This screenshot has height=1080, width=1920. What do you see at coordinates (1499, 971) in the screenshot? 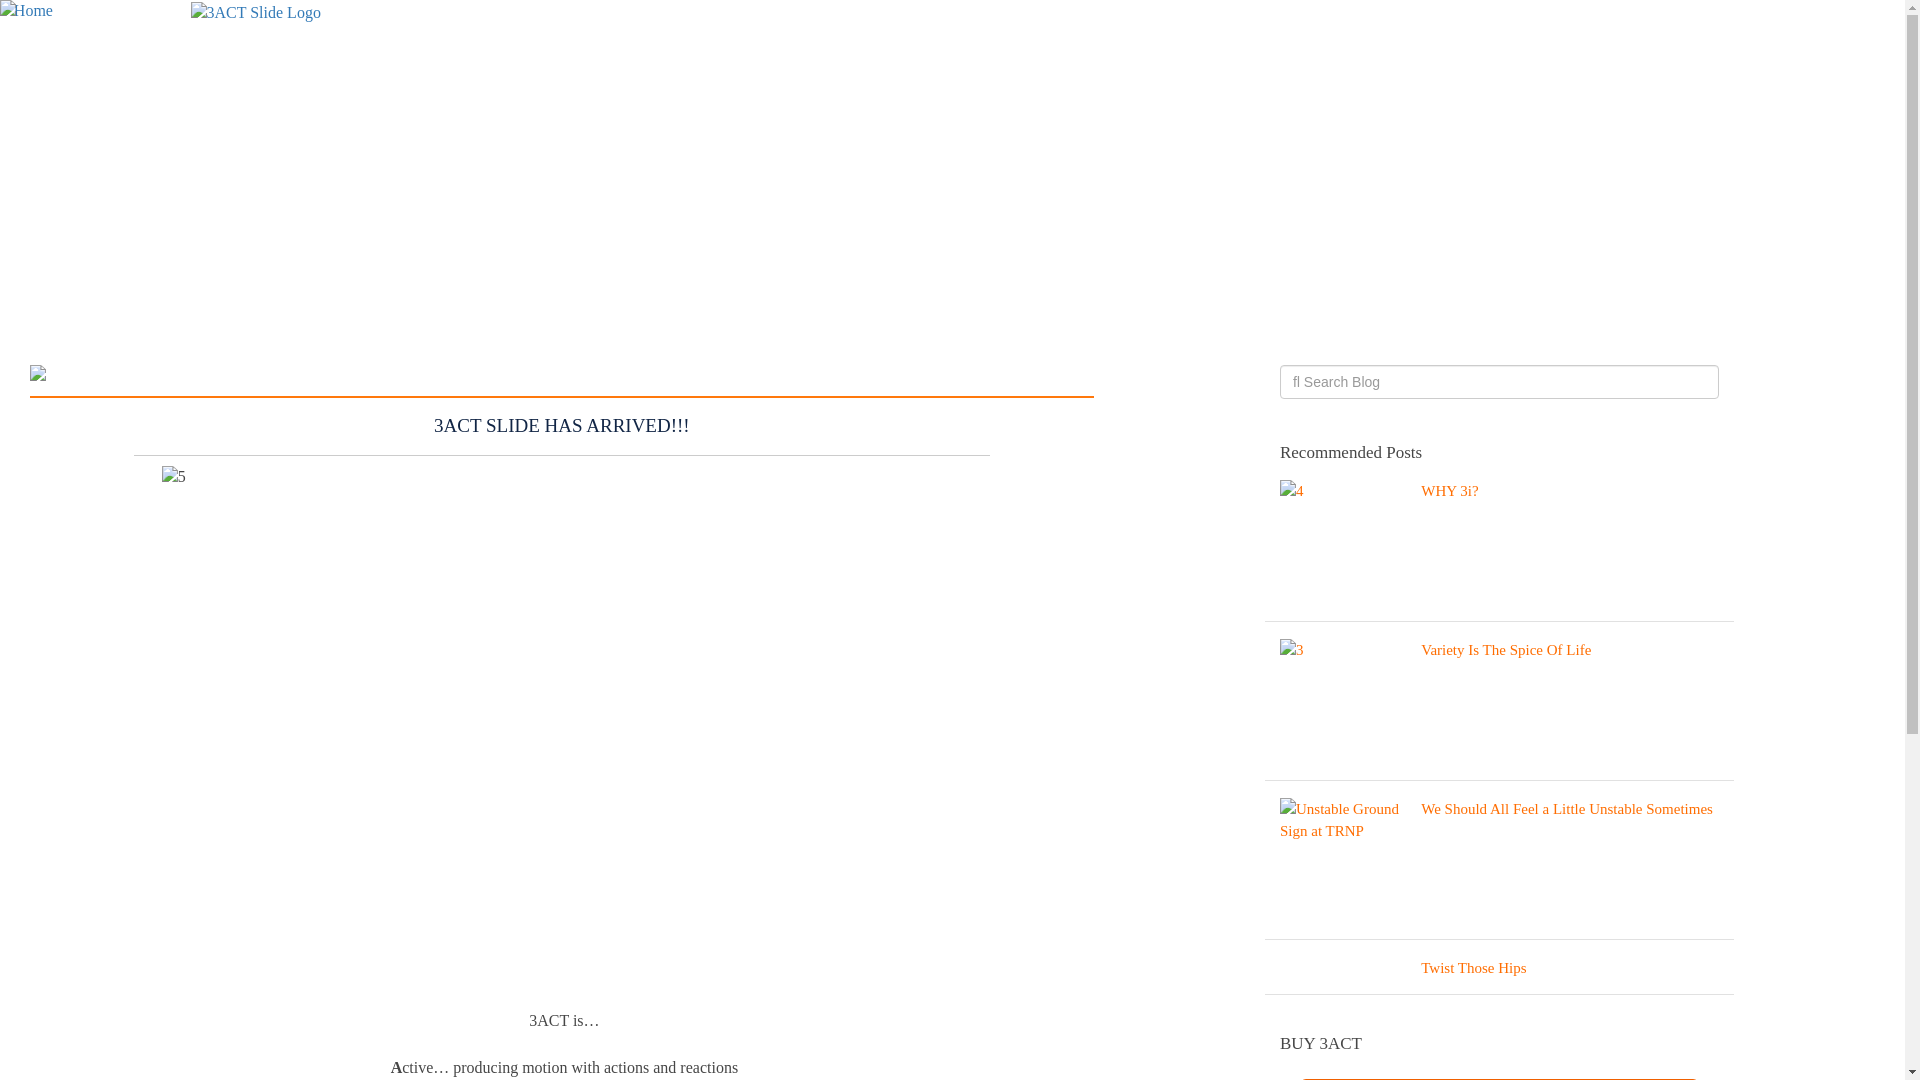
I see `'Twist Those Hips'` at bounding box center [1499, 971].